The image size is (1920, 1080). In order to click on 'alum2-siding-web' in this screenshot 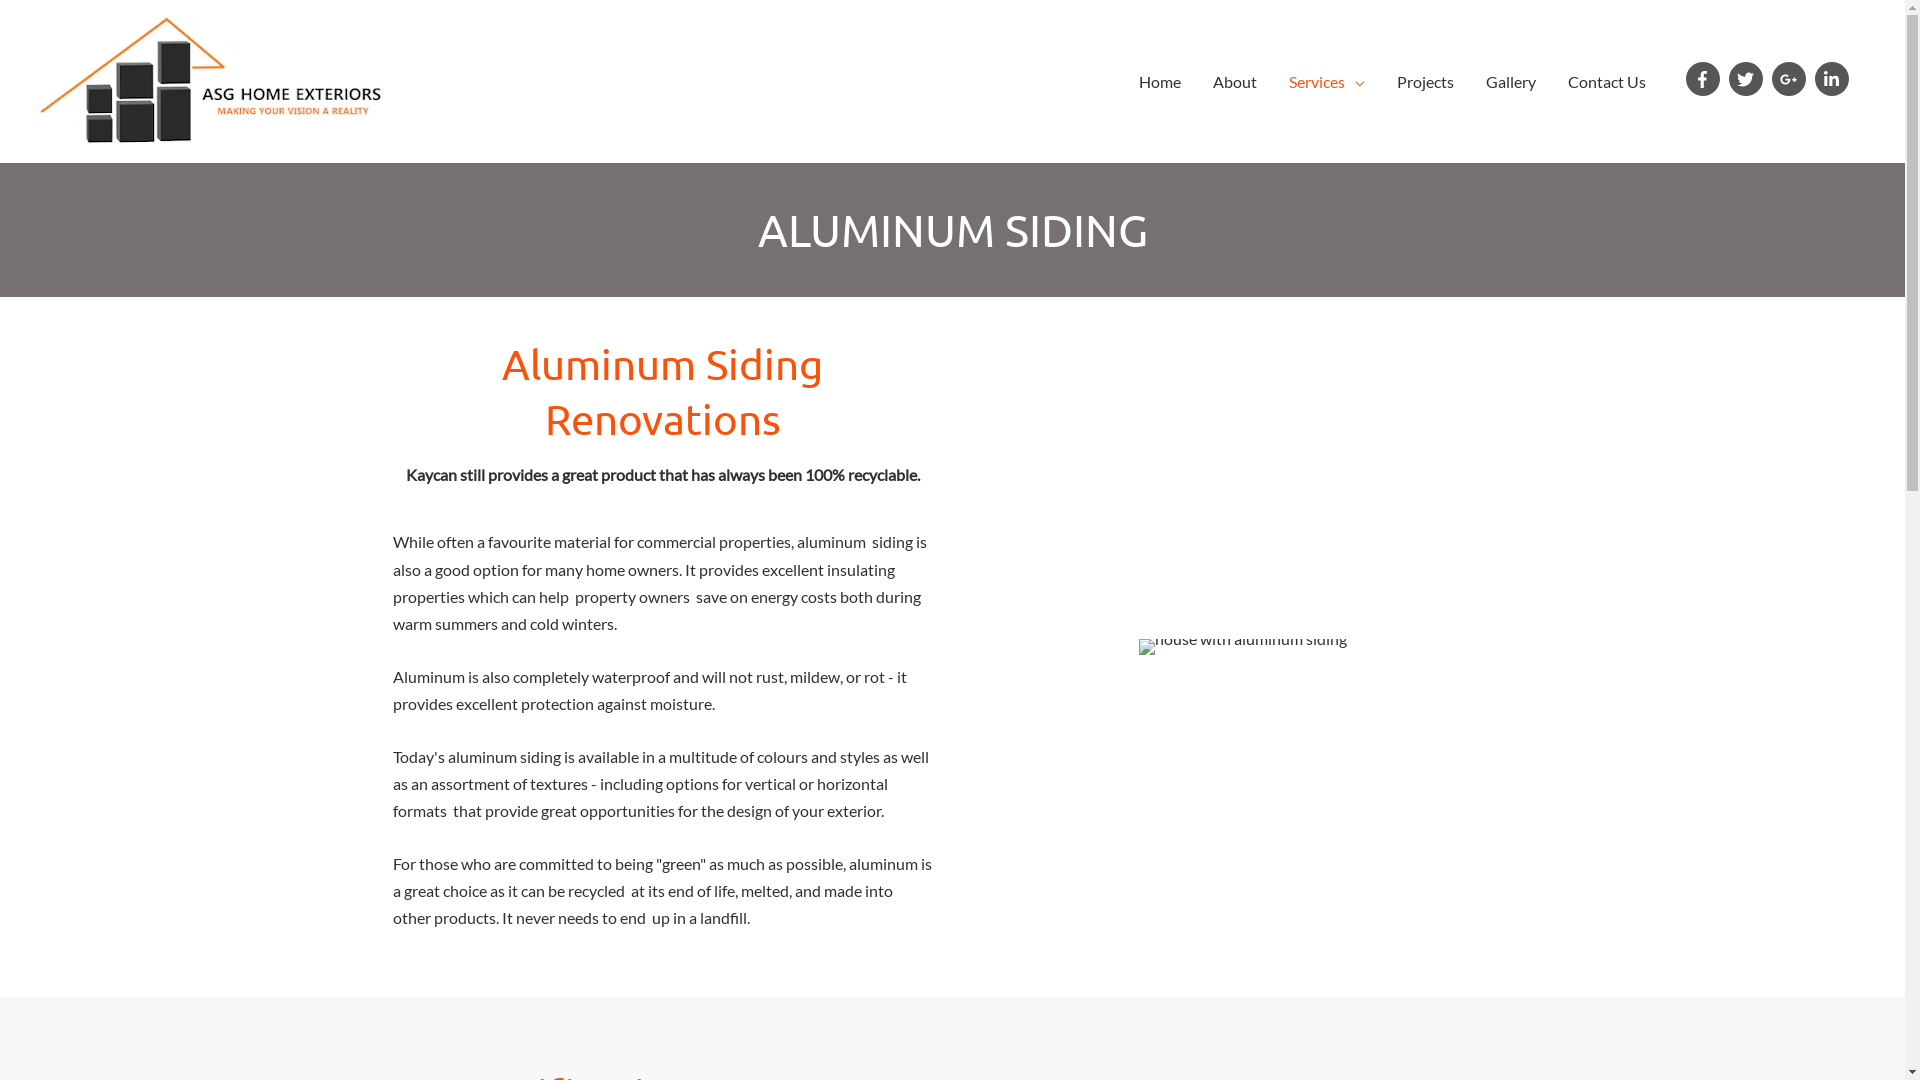, I will do `click(1241, 647)`.